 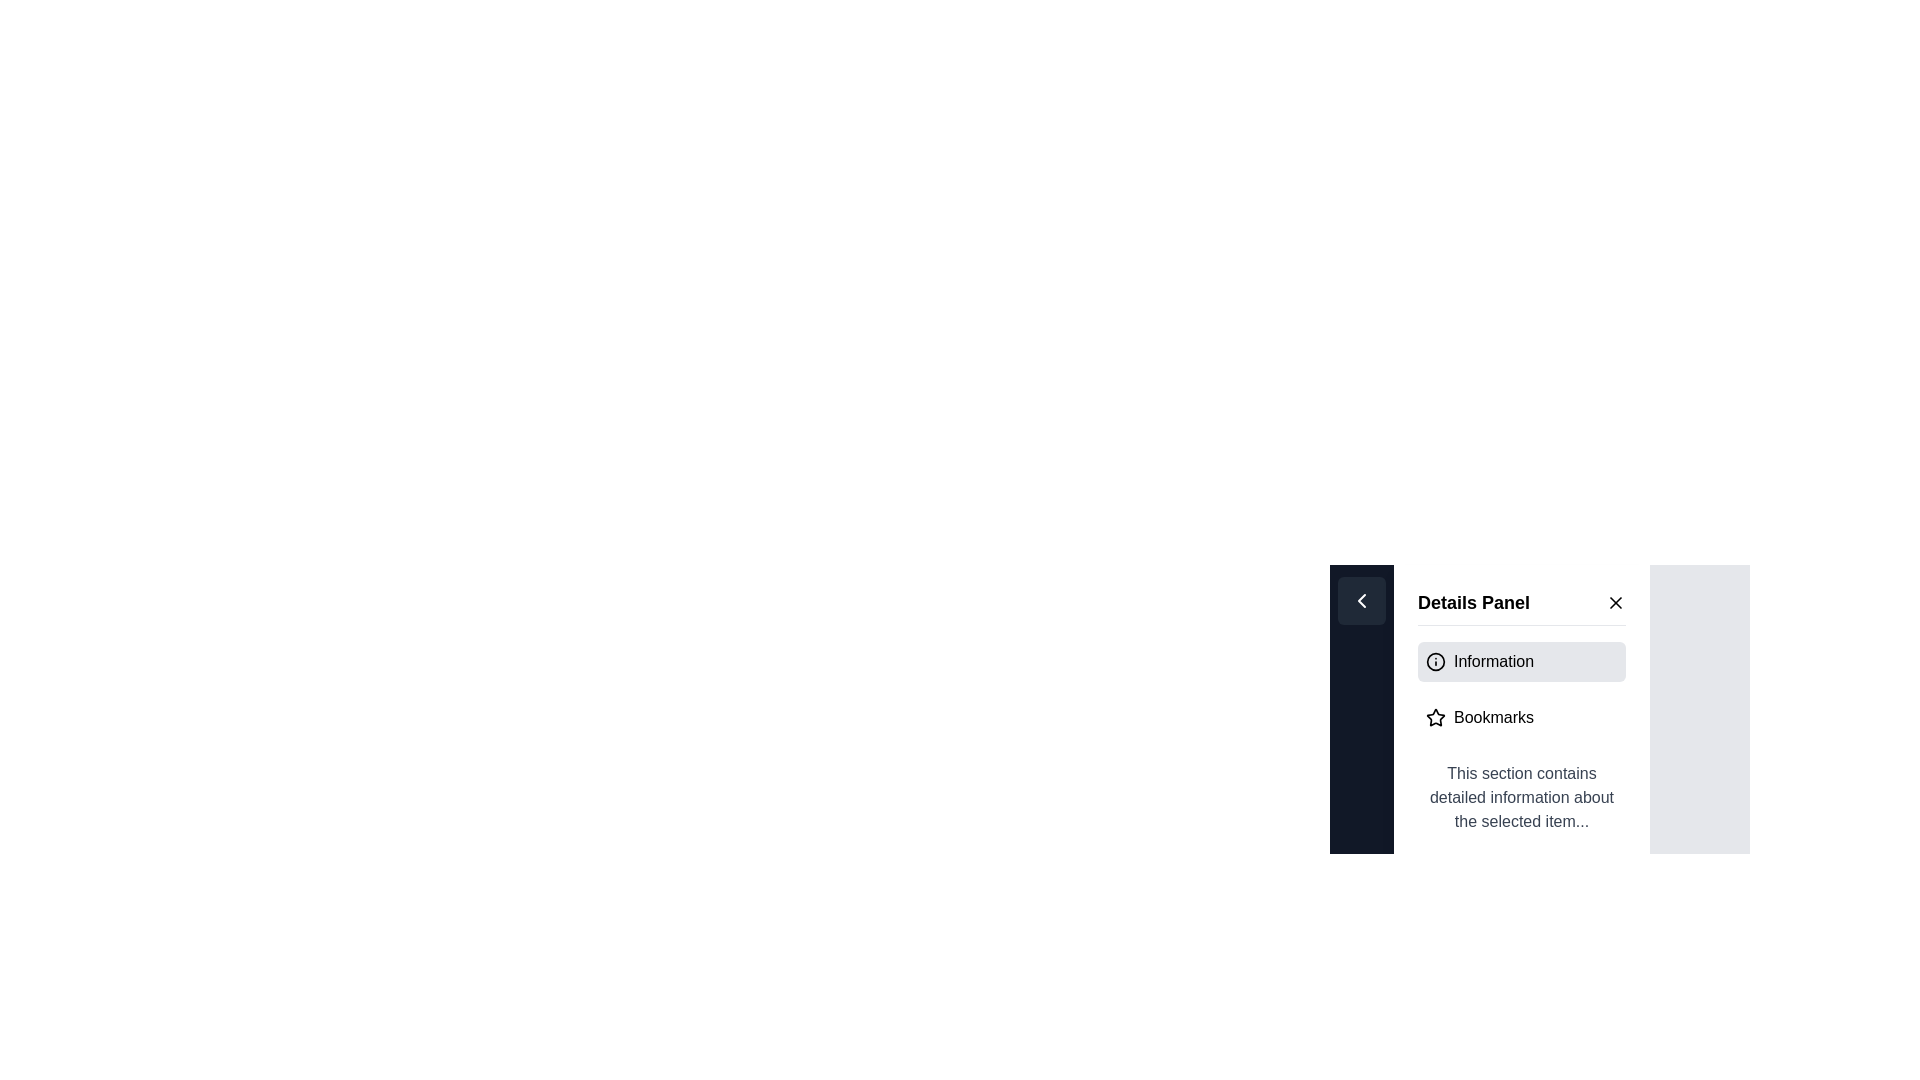 I want to click on the 'Information' button, which is a horizontally aligned UI element with a circular information icon on the left and light gray background, so click(x=1520, y=662).